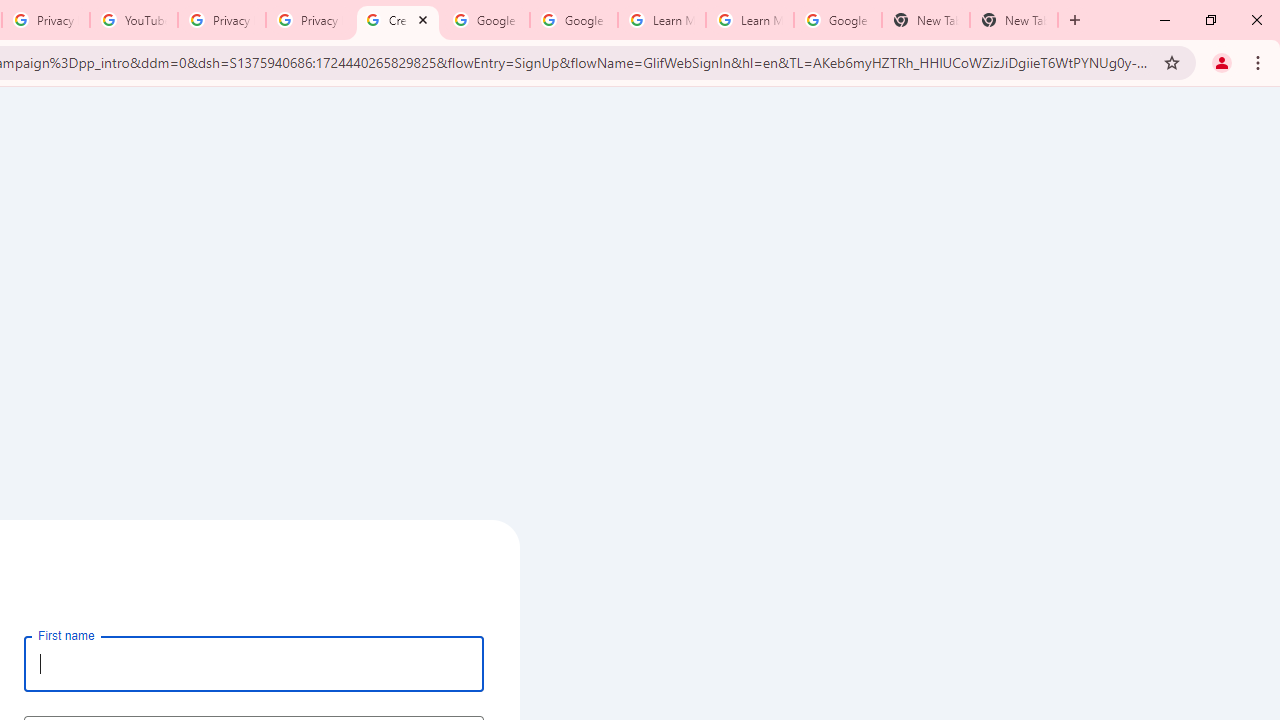 This screenshot has height=720, width=1280. Describe the element at coordinates (132, 20) in the screenshot. I see `'YouTube'` at that location.